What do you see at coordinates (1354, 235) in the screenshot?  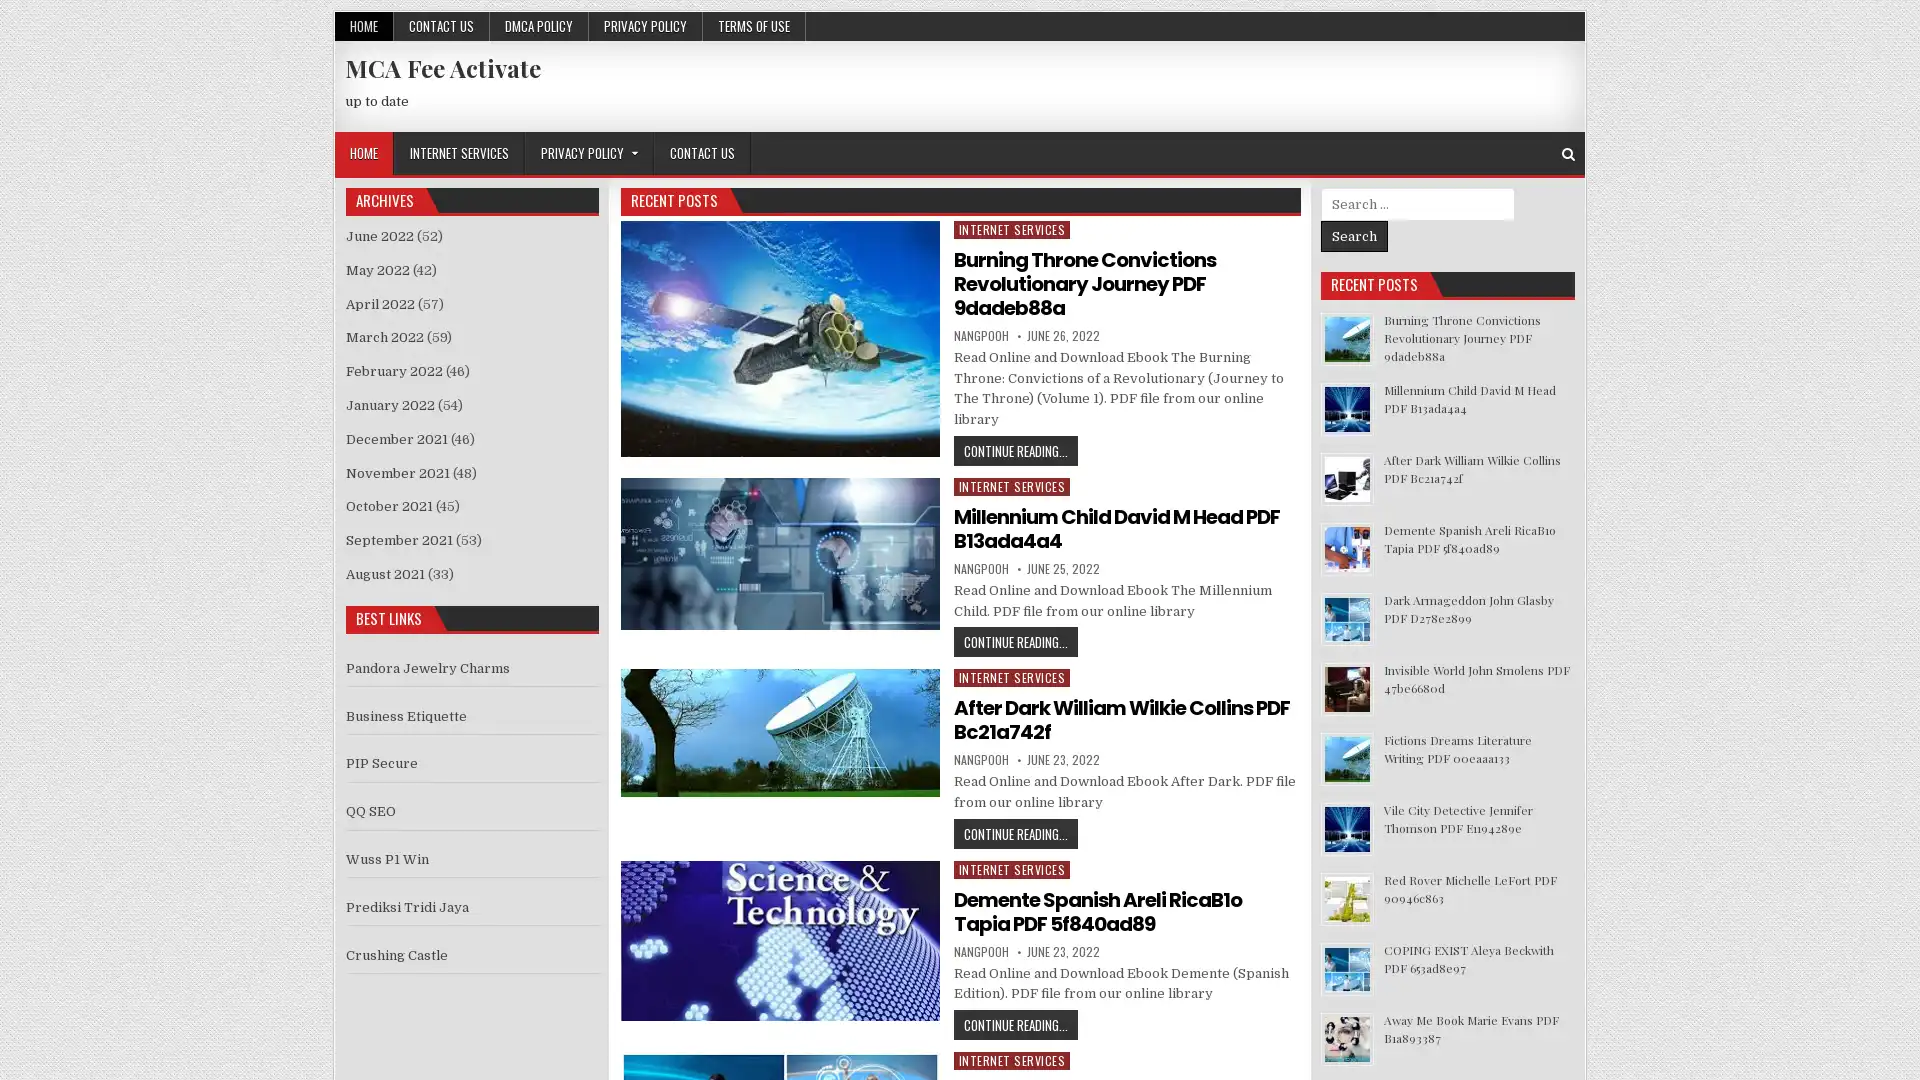 I see `Search` at bounding box center [1354, 235].